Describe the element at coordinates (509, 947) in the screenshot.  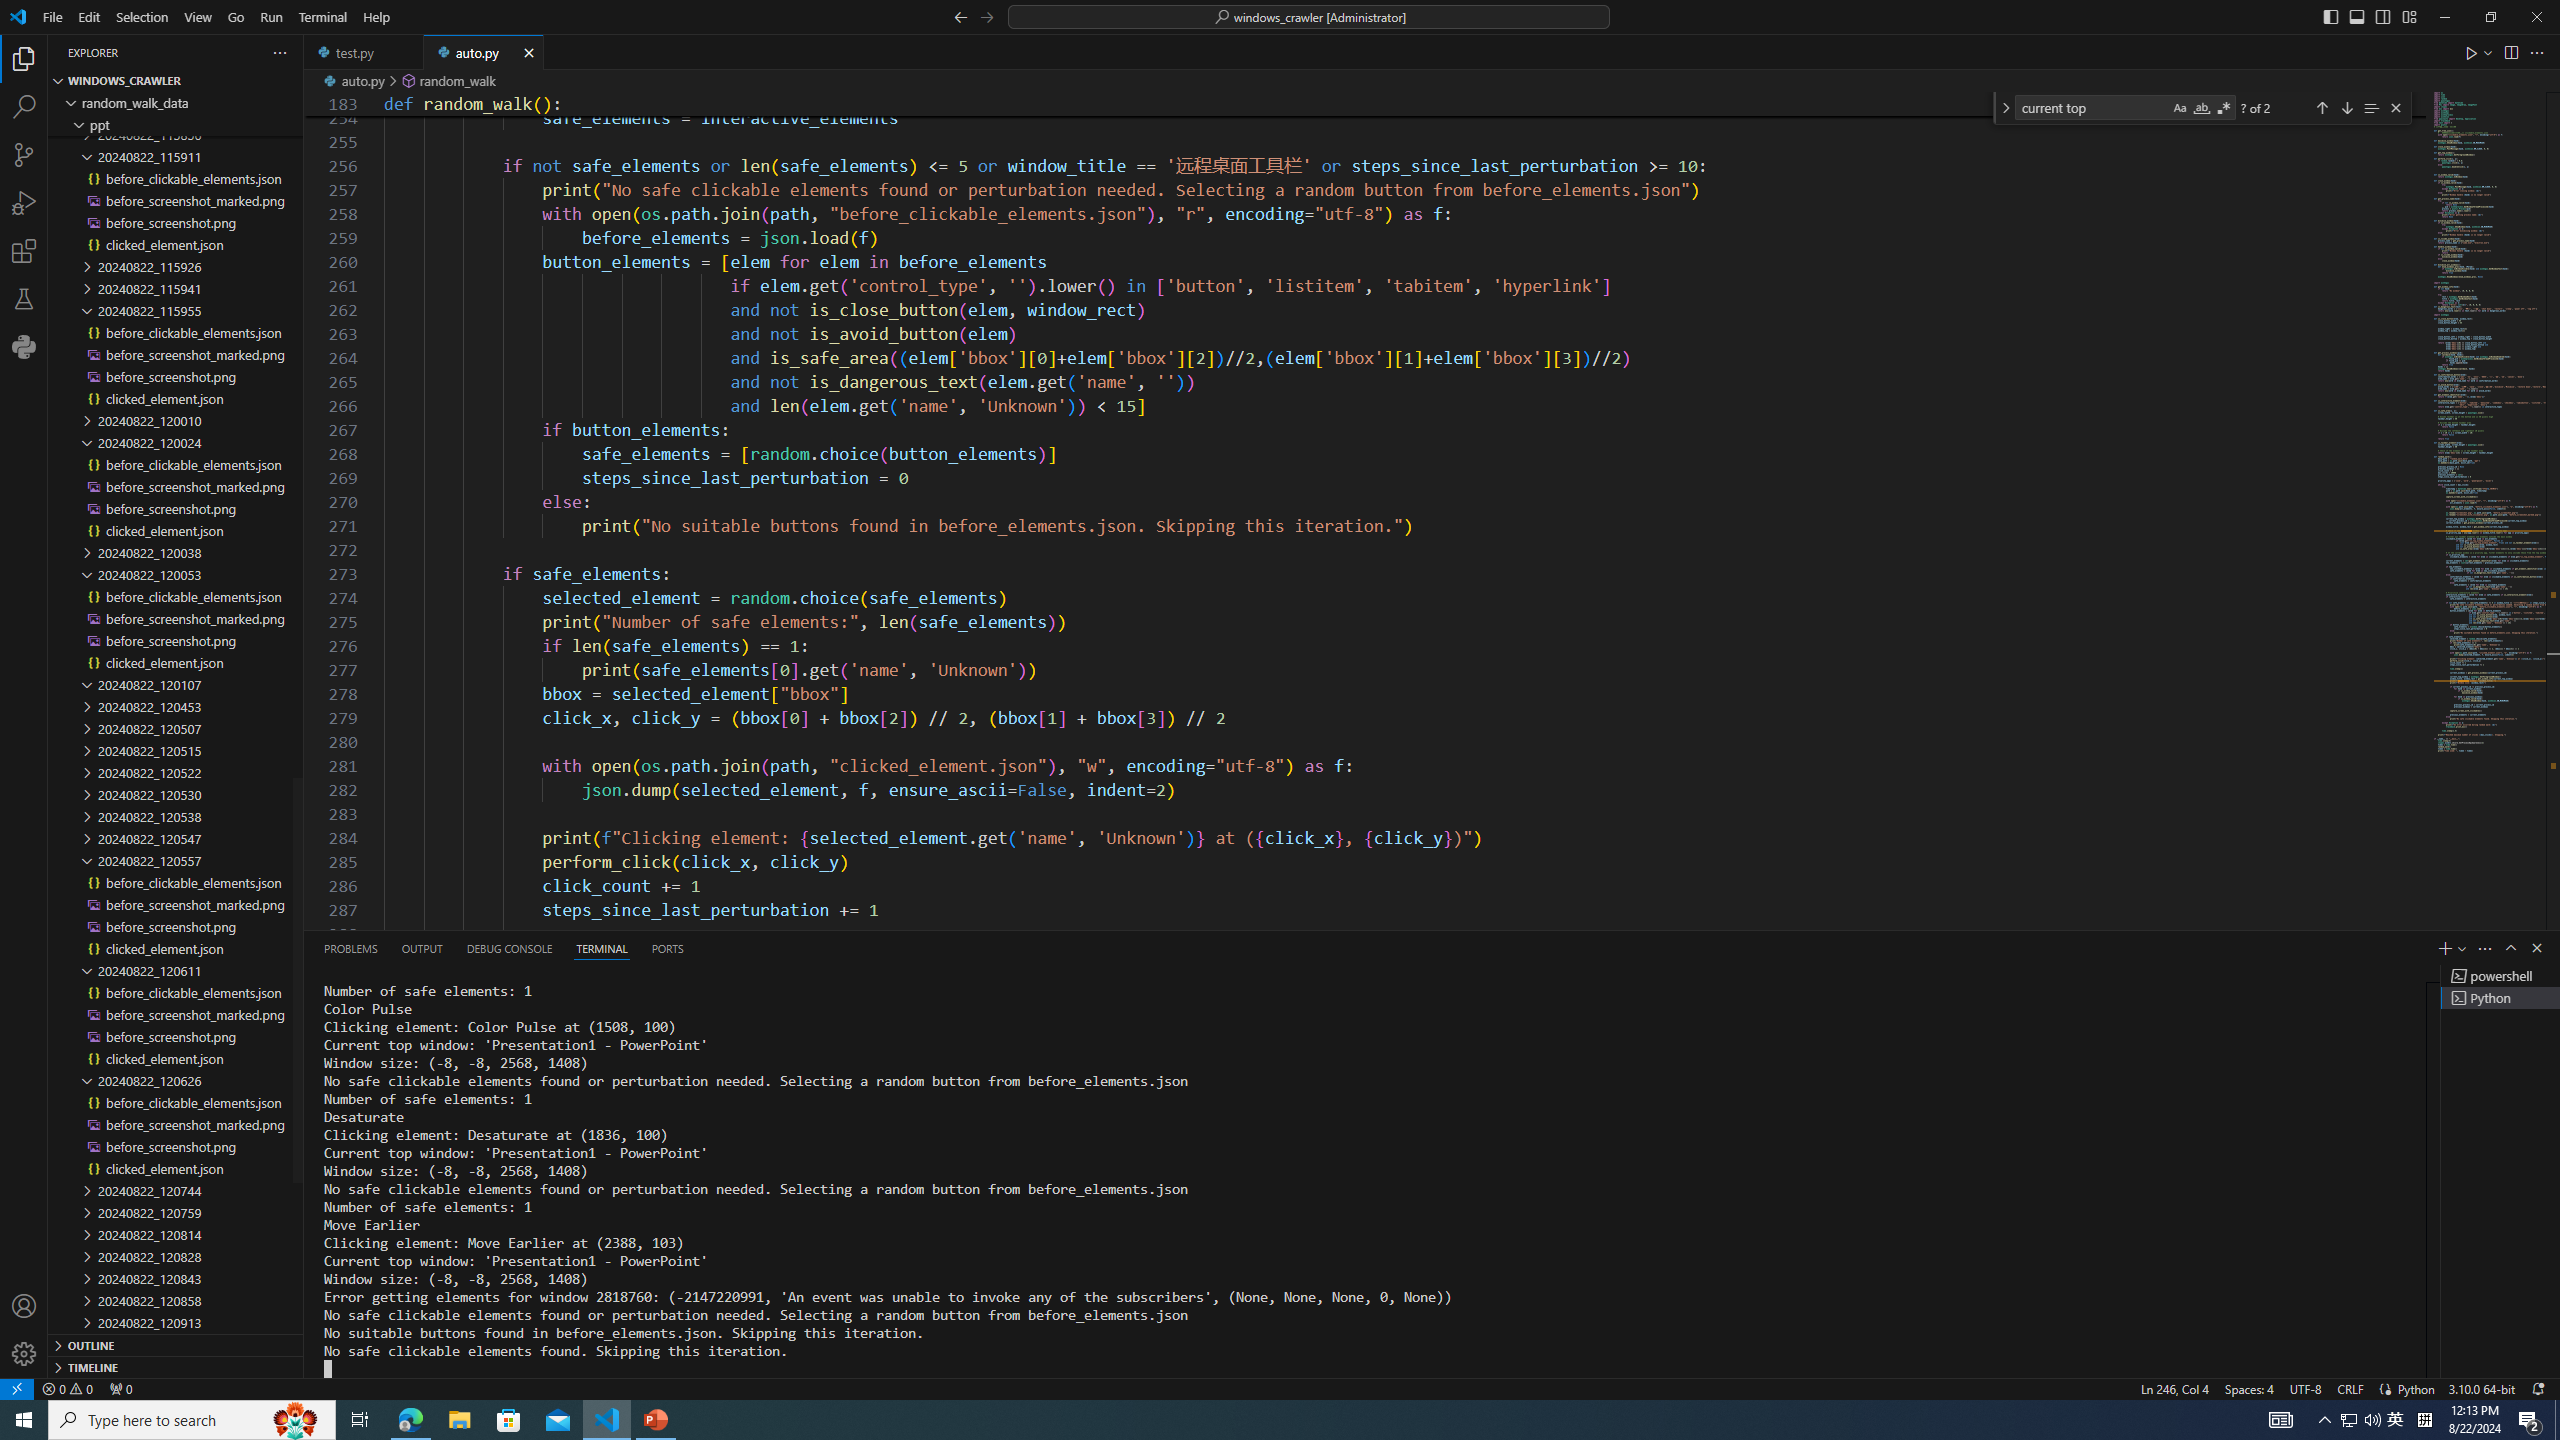
I see `'Debug Console (Ctrl+Shift+Y)'` at that location.